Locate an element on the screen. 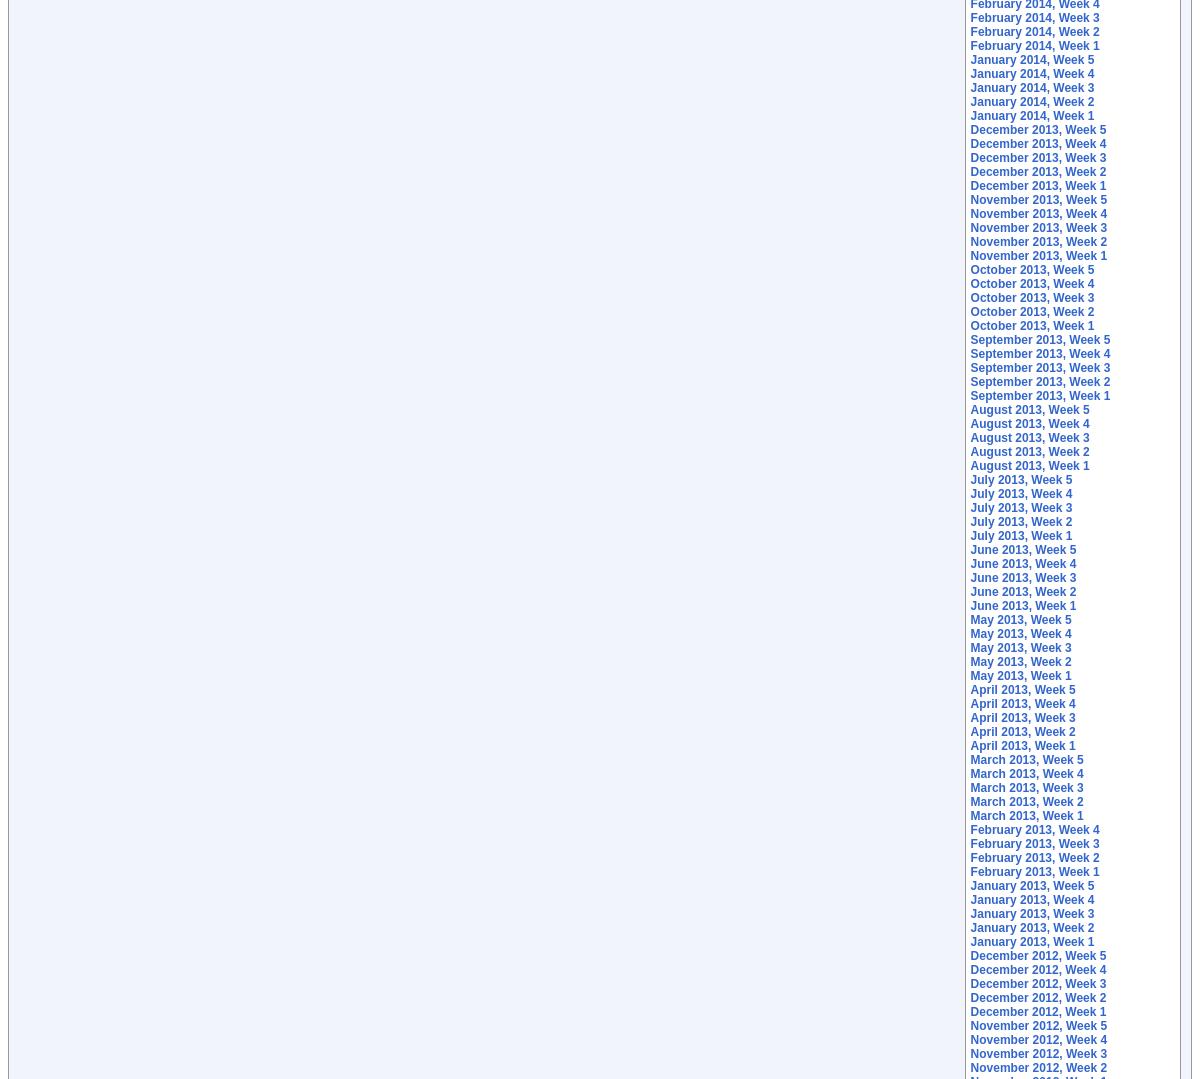 This screenshot has width=1200, height=1079. 'September 2013, Week 3' is located at coordinates (1040, 368).